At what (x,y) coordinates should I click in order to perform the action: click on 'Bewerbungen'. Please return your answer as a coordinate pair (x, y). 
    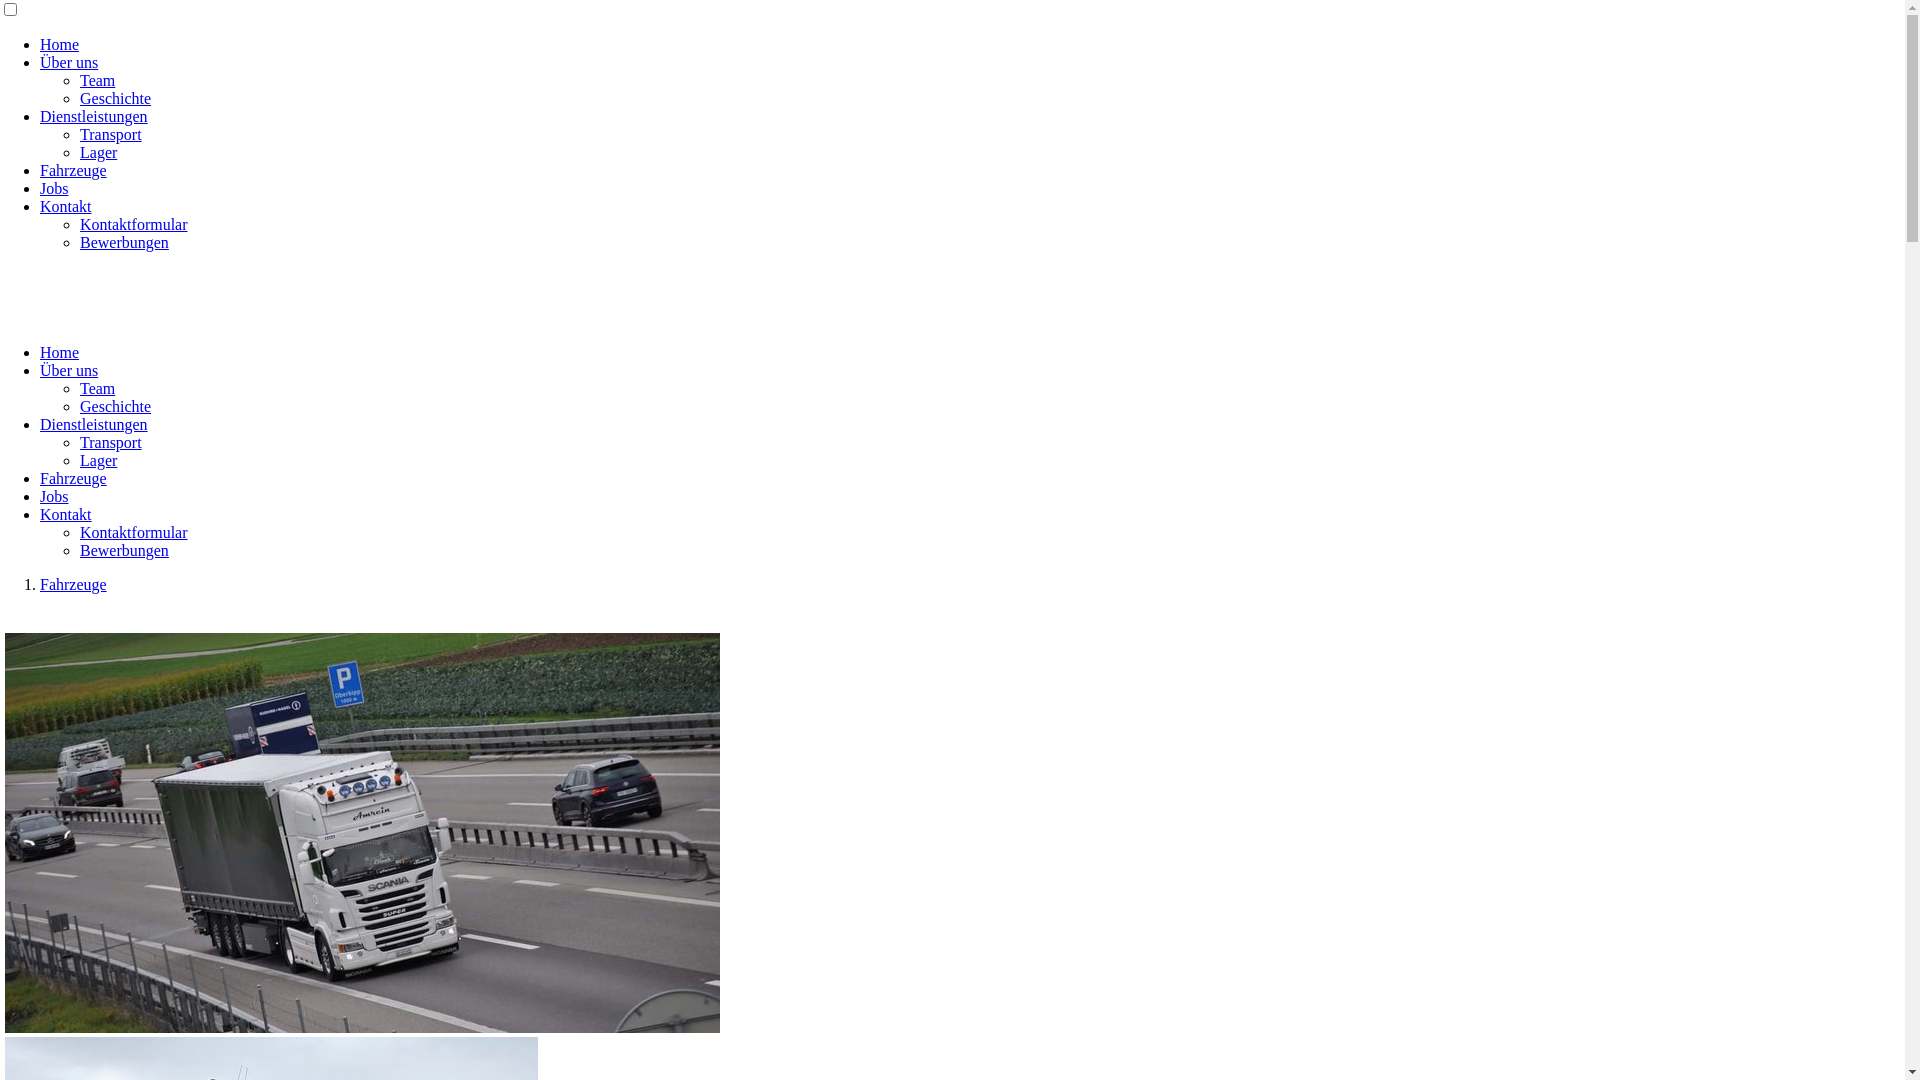
    Looking at the image, I should click on (123, 550).